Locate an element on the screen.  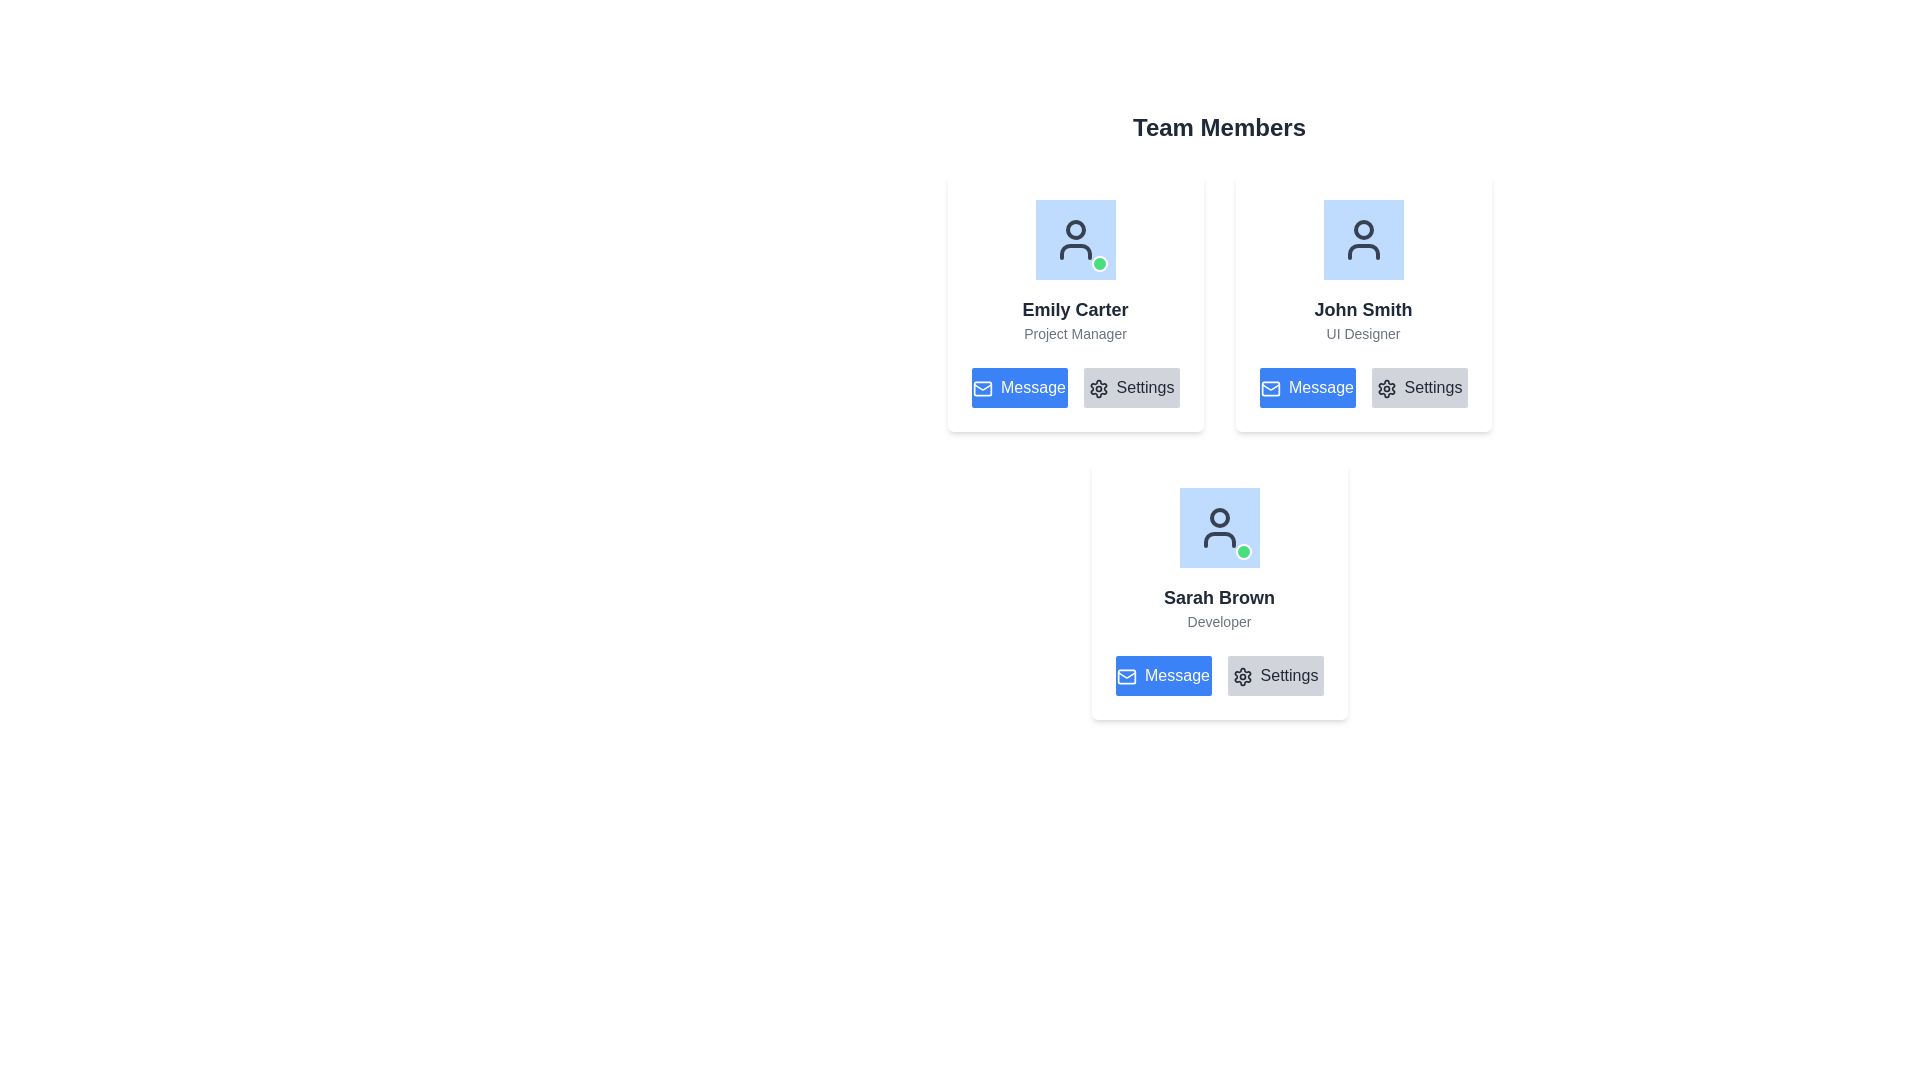
the Status Indicator located at the bottom-right corner of the profile icon for 'Emily Carter' in the team members' grid is located at coordinates (1098, 262).